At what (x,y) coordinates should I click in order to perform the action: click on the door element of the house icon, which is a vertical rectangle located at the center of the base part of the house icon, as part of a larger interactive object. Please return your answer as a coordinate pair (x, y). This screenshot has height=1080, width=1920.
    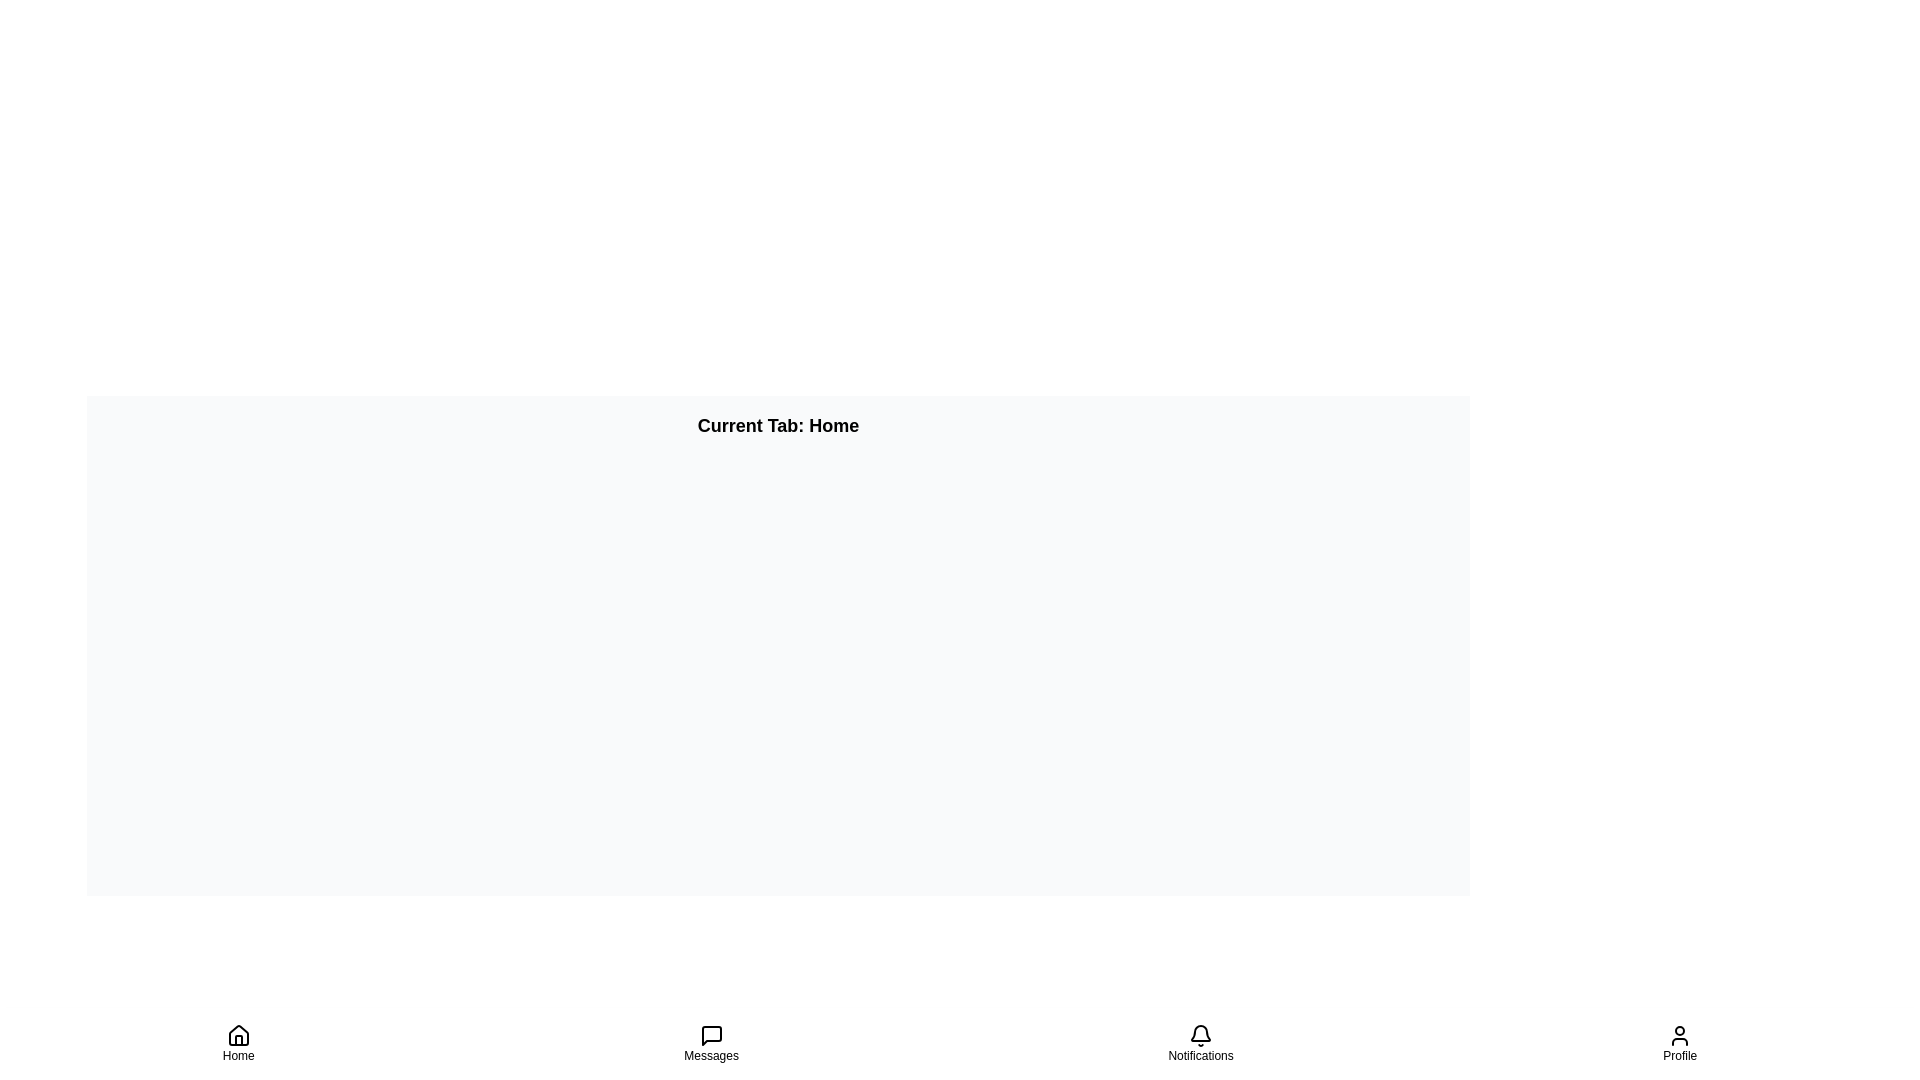
    Looking at the image, I should click on (238, 1039).